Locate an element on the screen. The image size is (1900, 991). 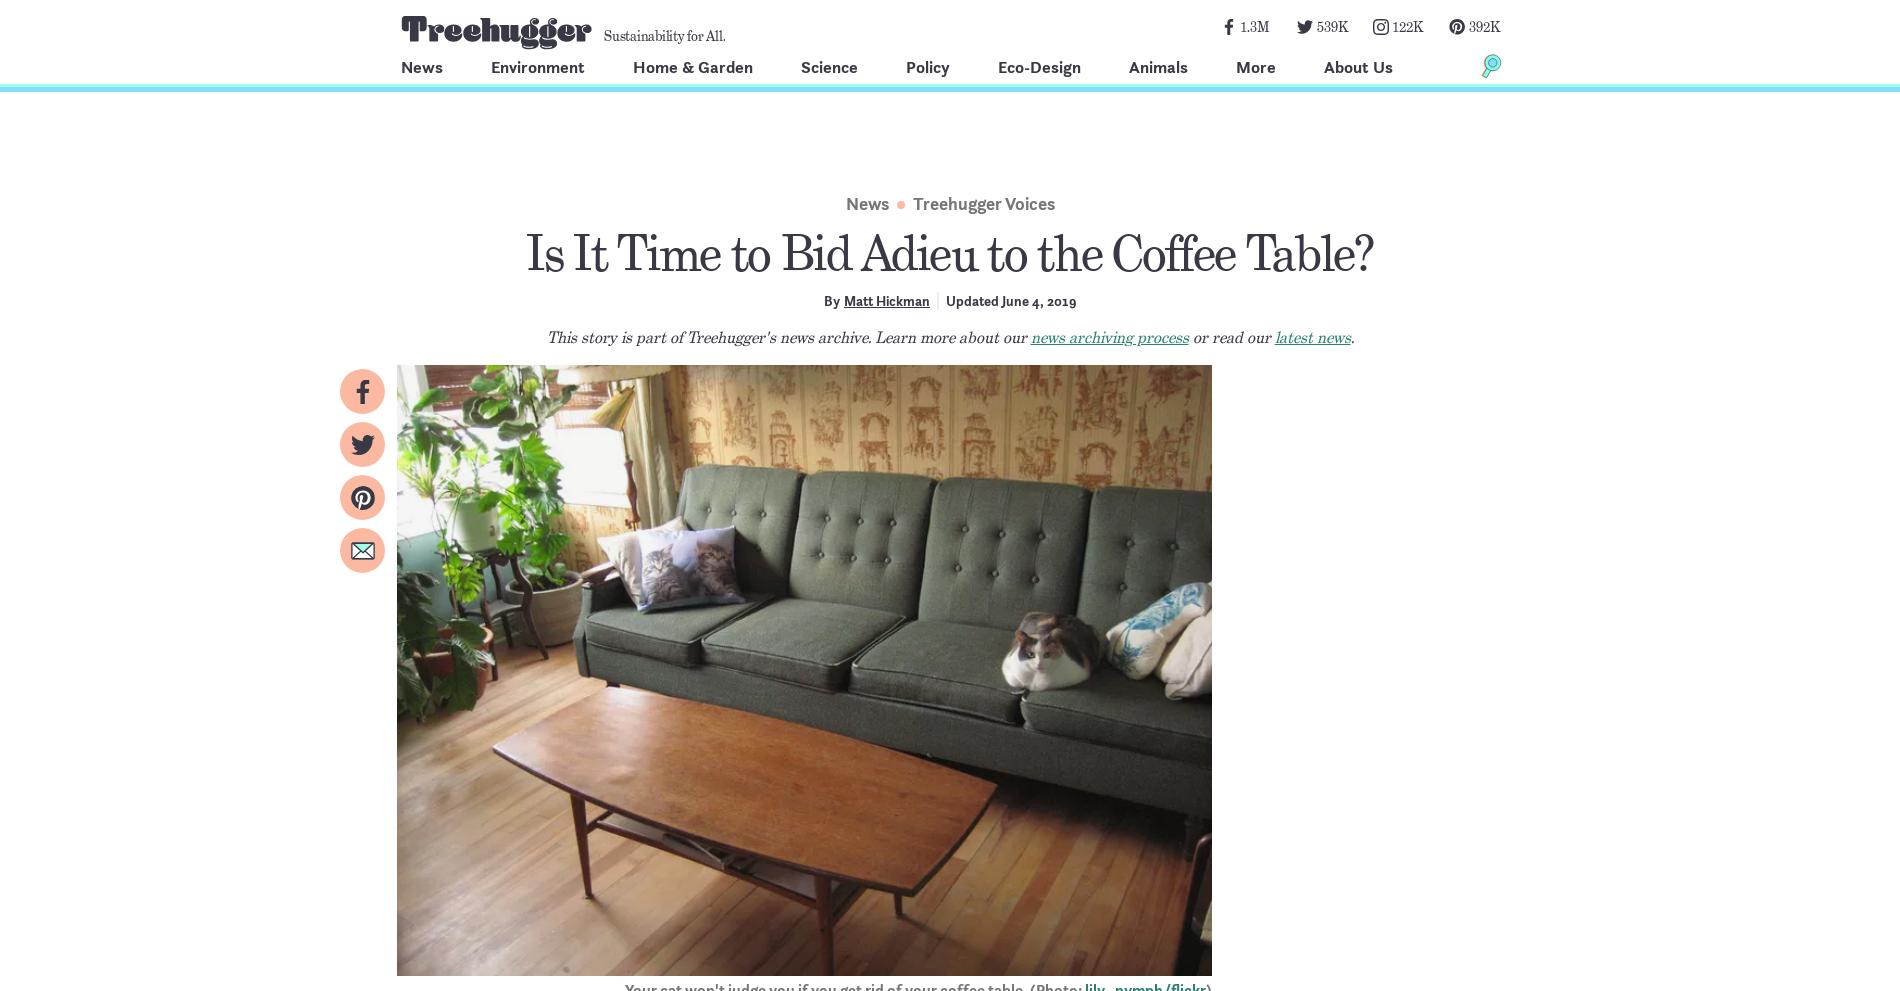
'news archiving process' is located at coordinates (1109, 337).